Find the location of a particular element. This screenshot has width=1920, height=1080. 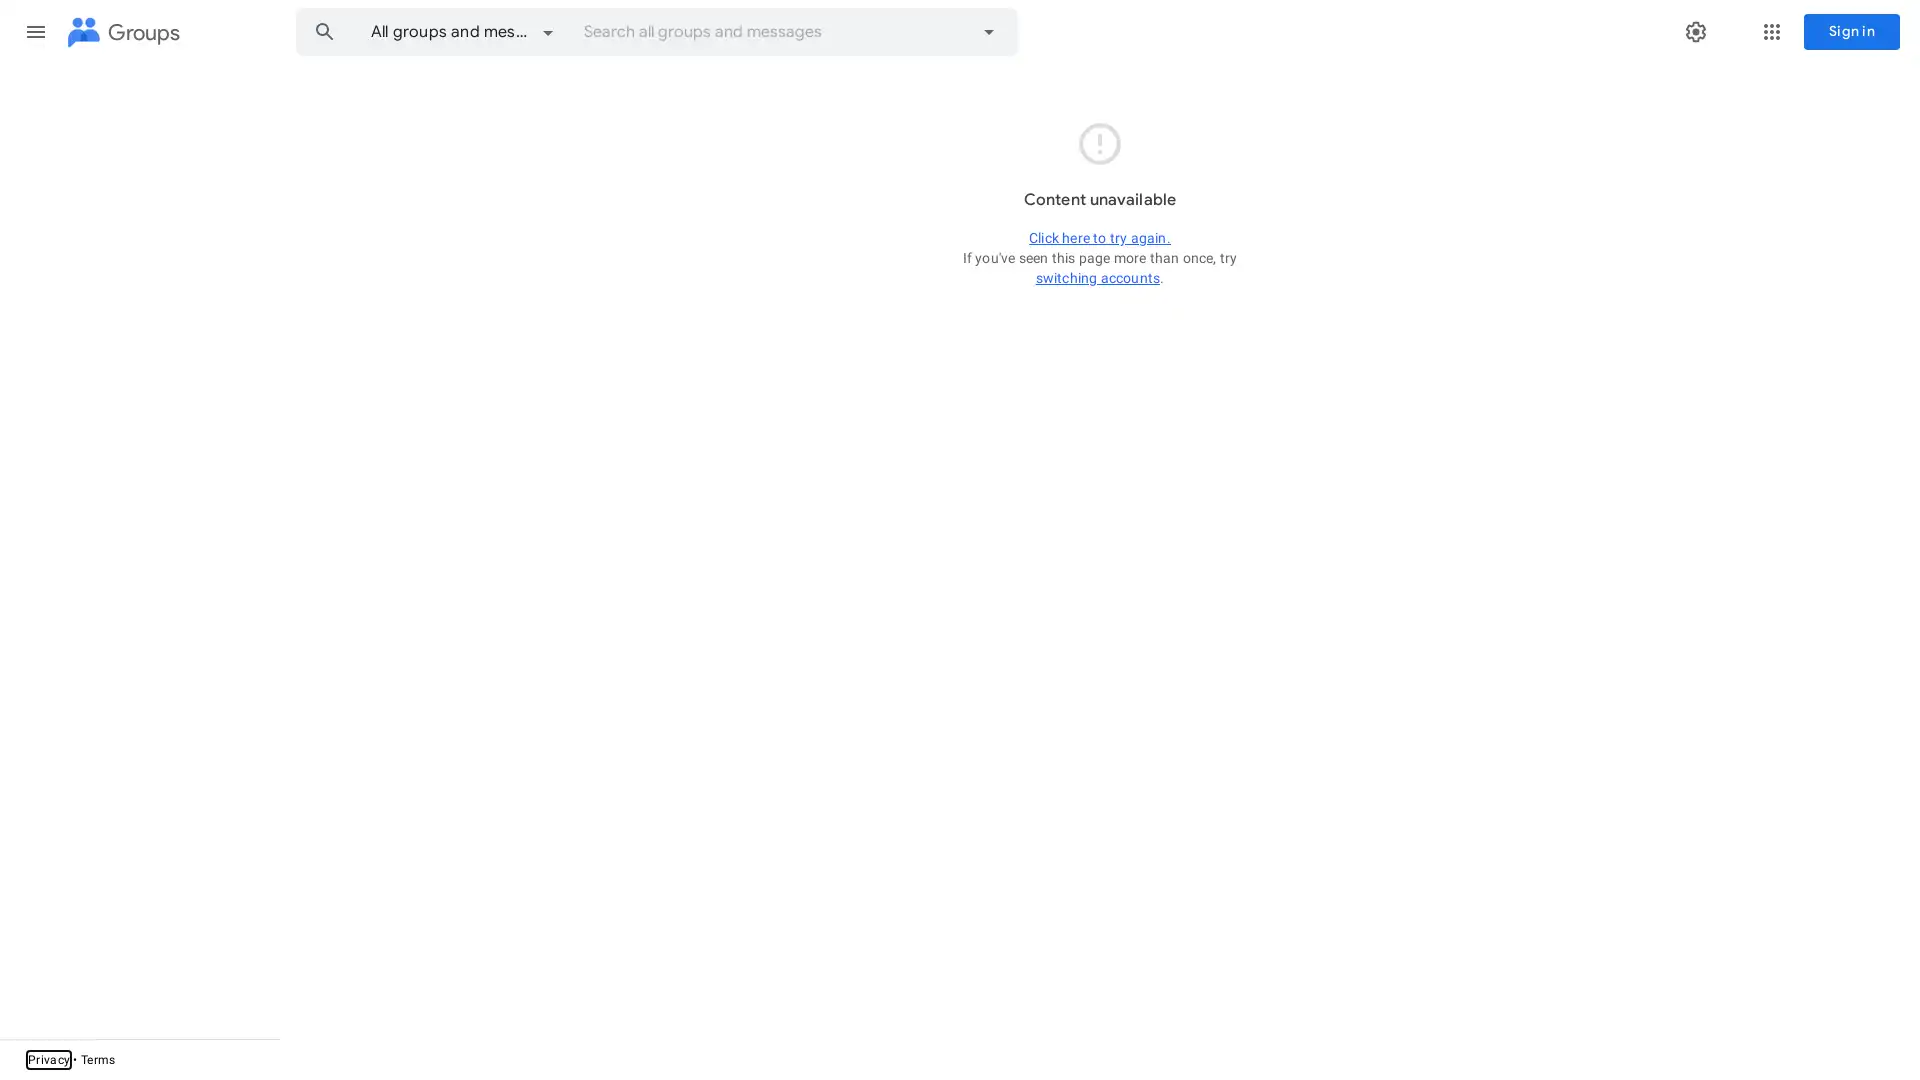

Google apps is located at coordinates (1771, 31).